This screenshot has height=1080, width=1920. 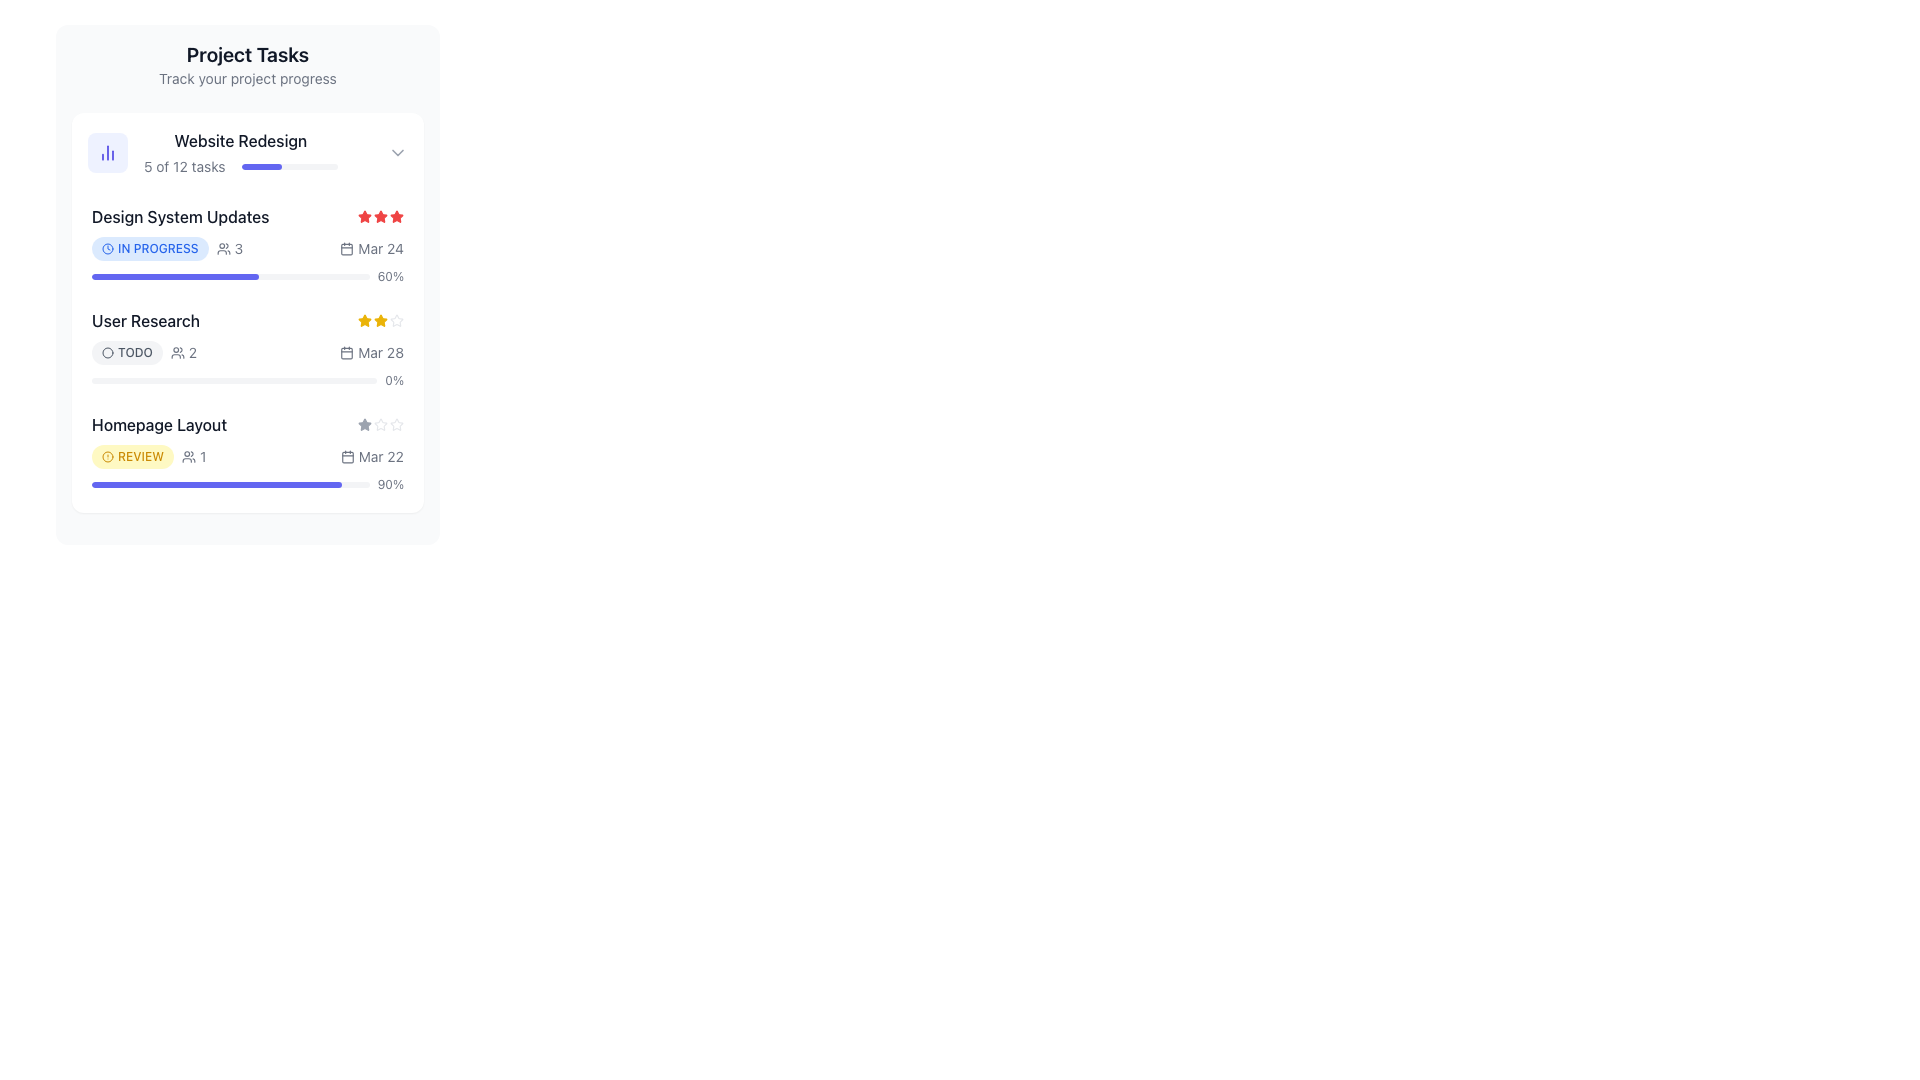 What do you see at coordinates (380, 319) in the screenshot?
I see `the active yellow star icon in the 'User Research' task row` at bounding box center [380, 319].